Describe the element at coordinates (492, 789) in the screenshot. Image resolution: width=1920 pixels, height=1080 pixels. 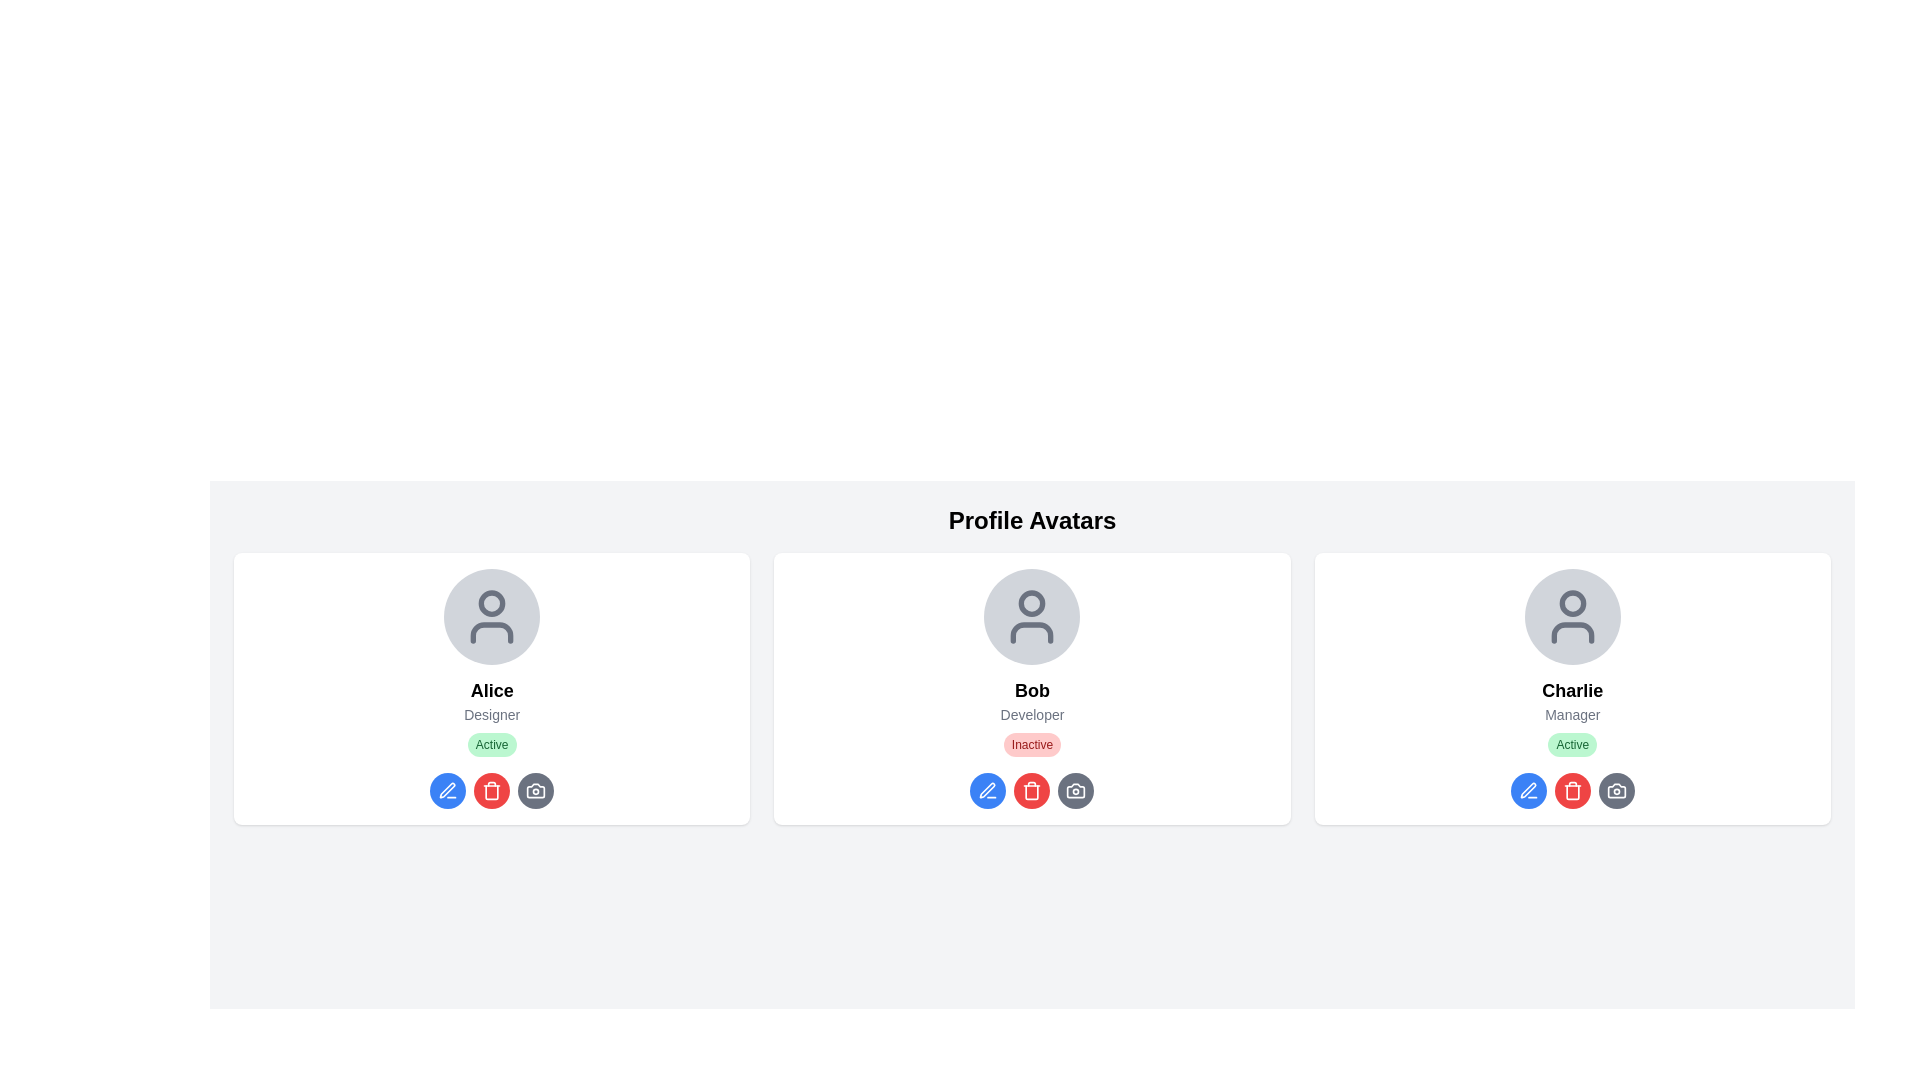
I see `the circular red button resembling a trash bin located at the bottom section of the profile card labeled 'Alice'` at that location.